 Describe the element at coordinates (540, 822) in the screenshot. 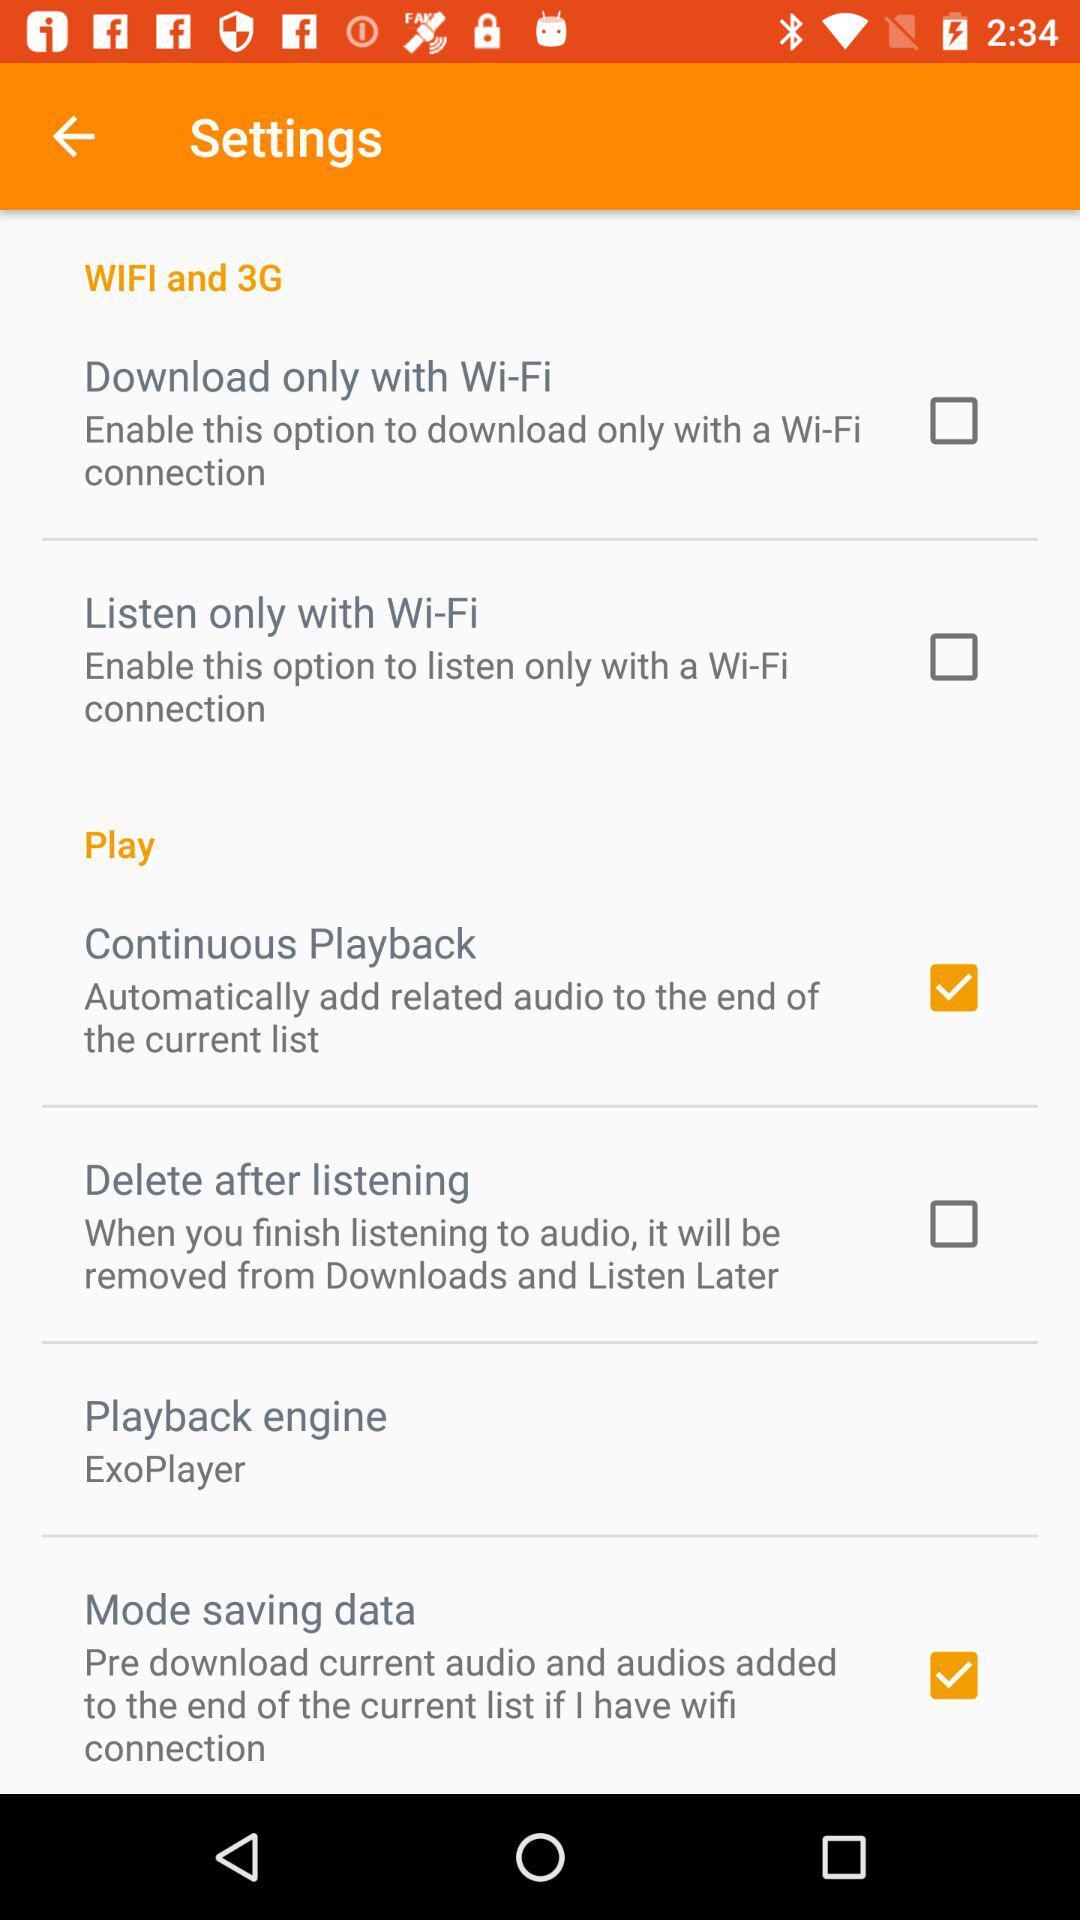

I see `icon below enable this option` at that location.